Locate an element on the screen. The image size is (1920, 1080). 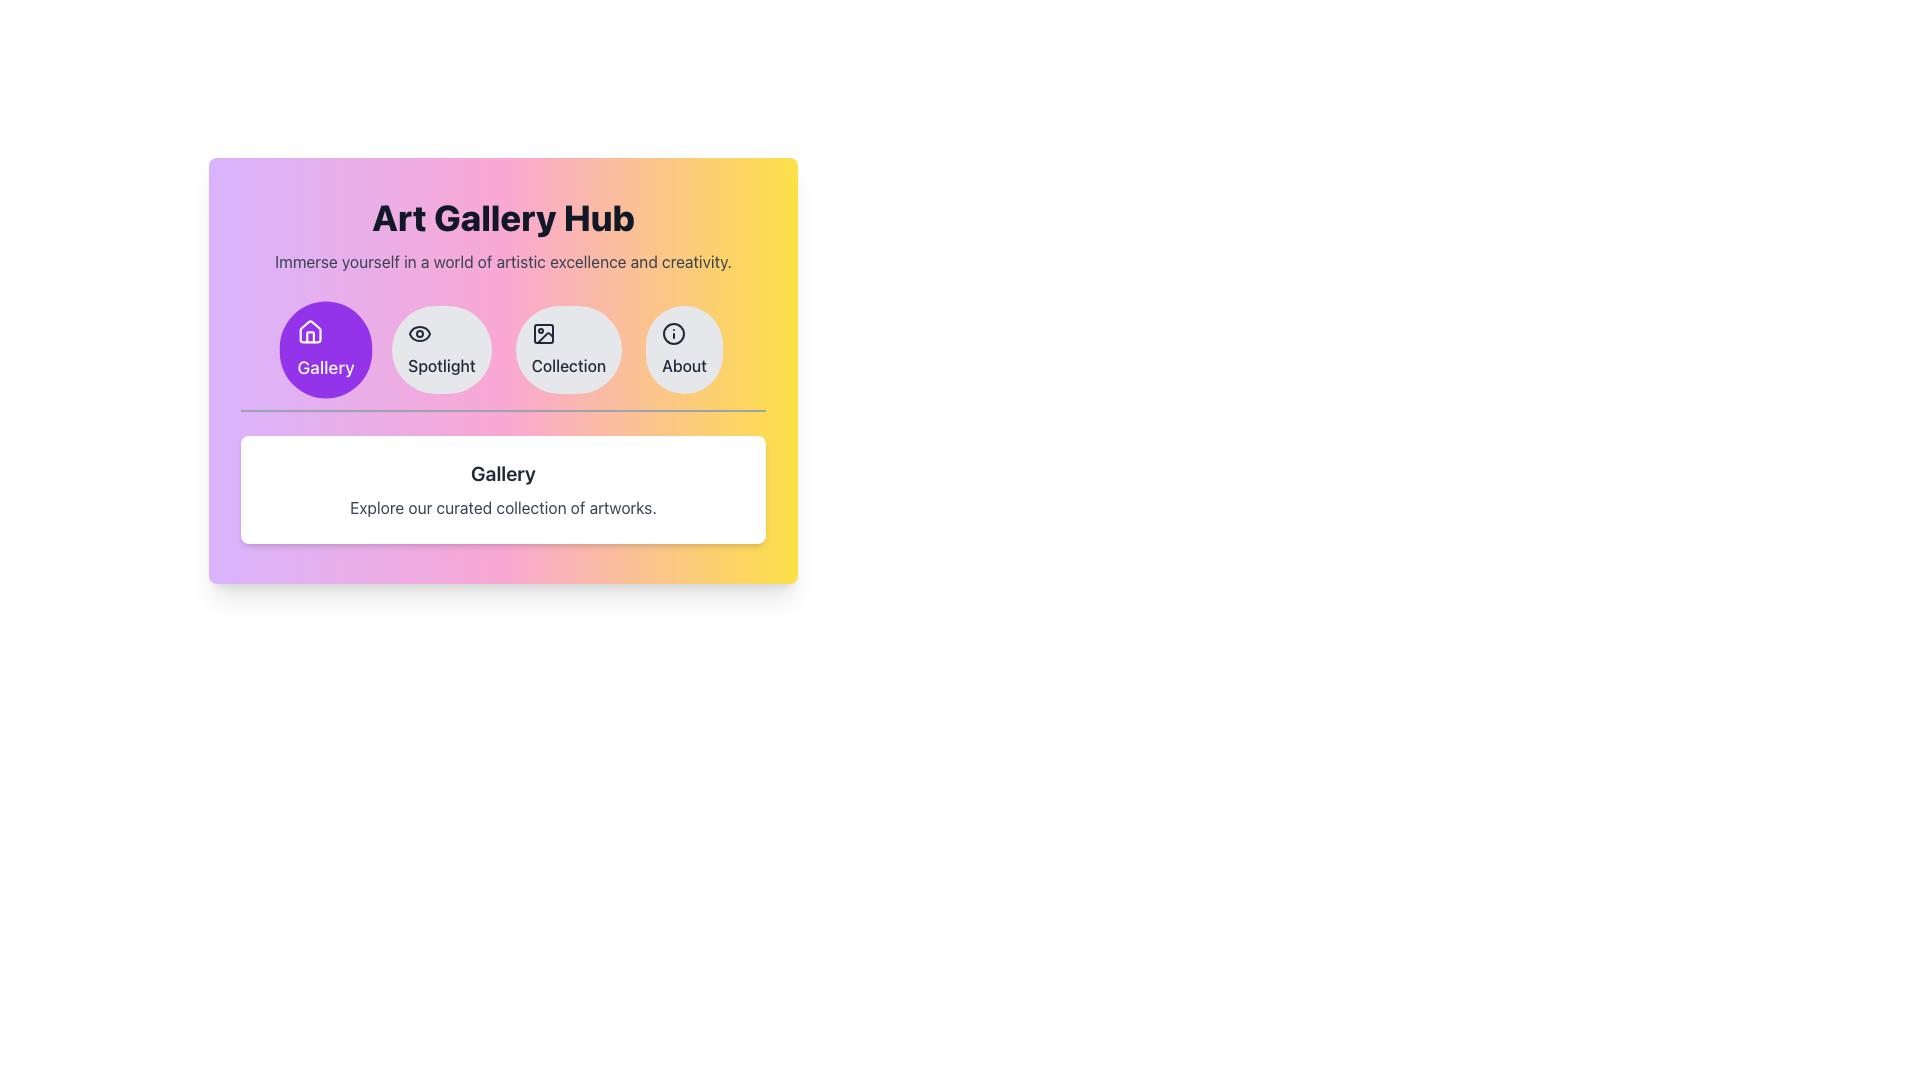
the circular button labeled 'Collection' with a light gray background and a centered image frame icon is located at coordinates (567, 349).